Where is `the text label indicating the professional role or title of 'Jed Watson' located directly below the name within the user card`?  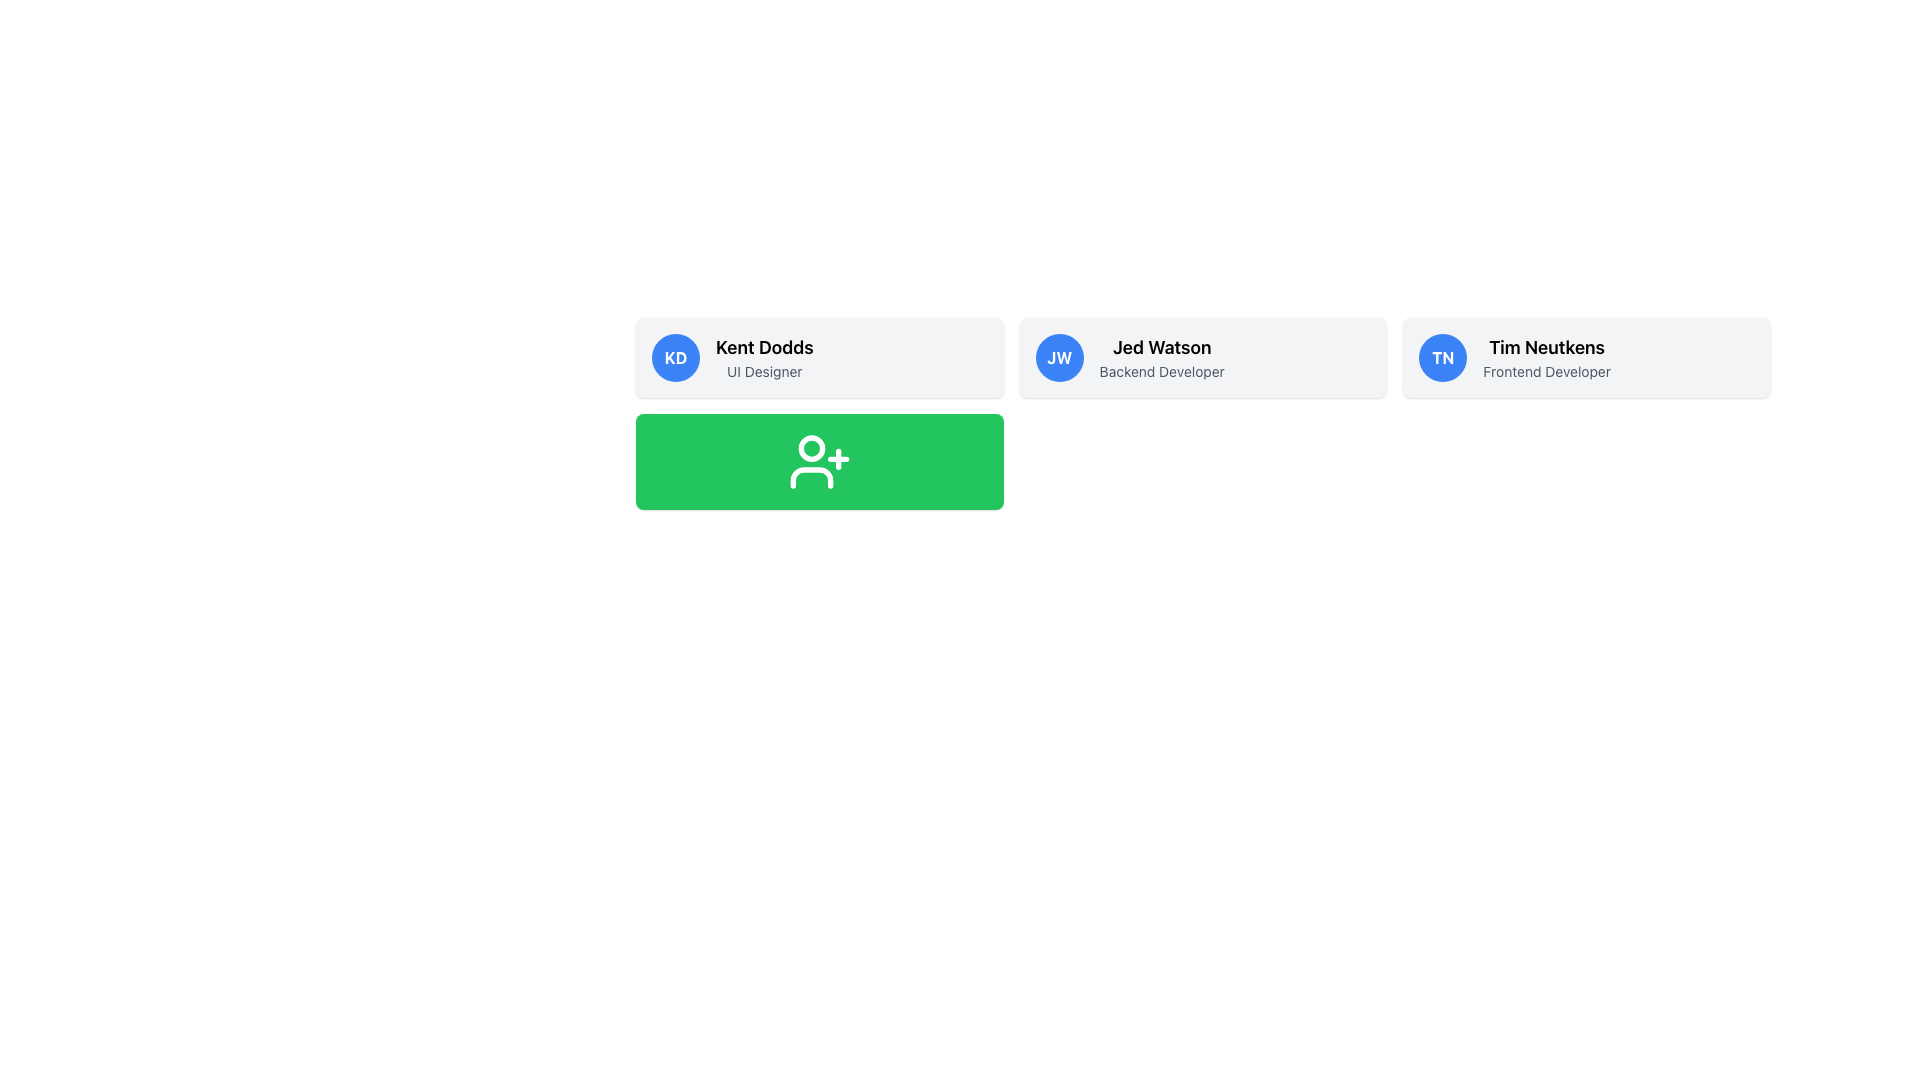
the text label indicating the professional role or title of 'Jed Watson' located directly below the name within the user card is located at coordinates (1162, 371).